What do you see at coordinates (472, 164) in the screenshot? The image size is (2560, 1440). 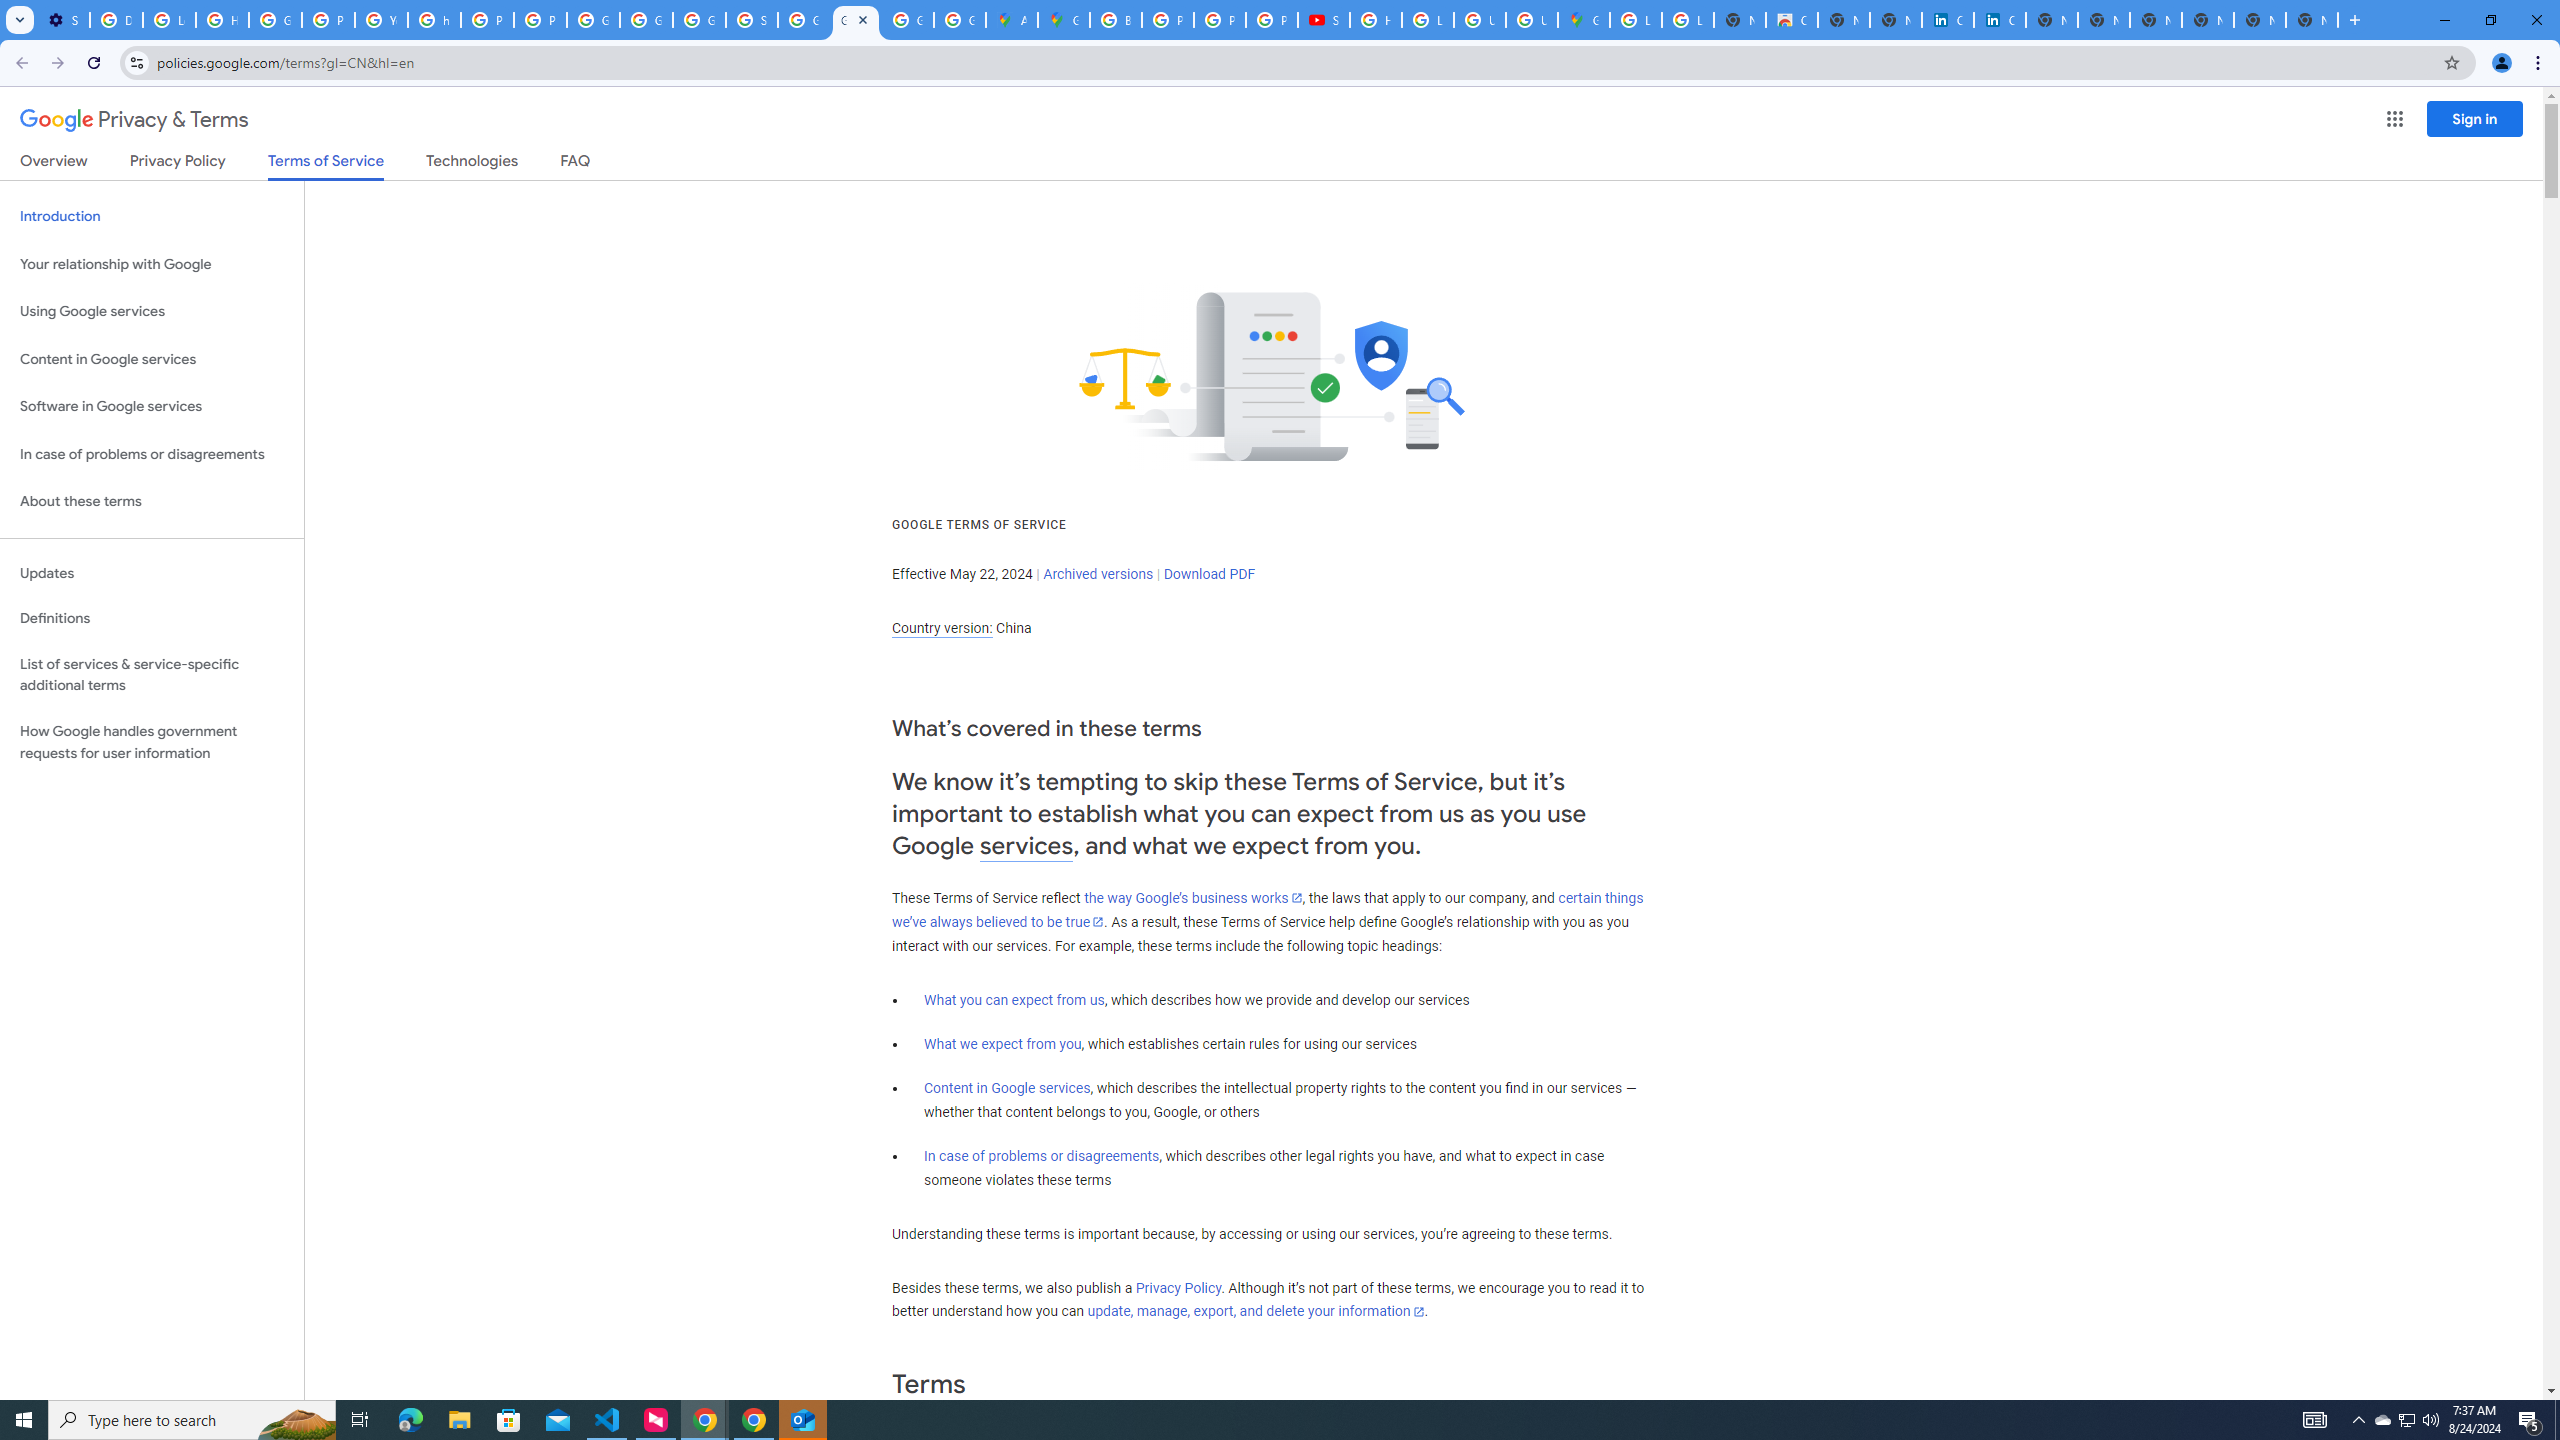 I see `'Technologies'` at bounding box center [472, 164].